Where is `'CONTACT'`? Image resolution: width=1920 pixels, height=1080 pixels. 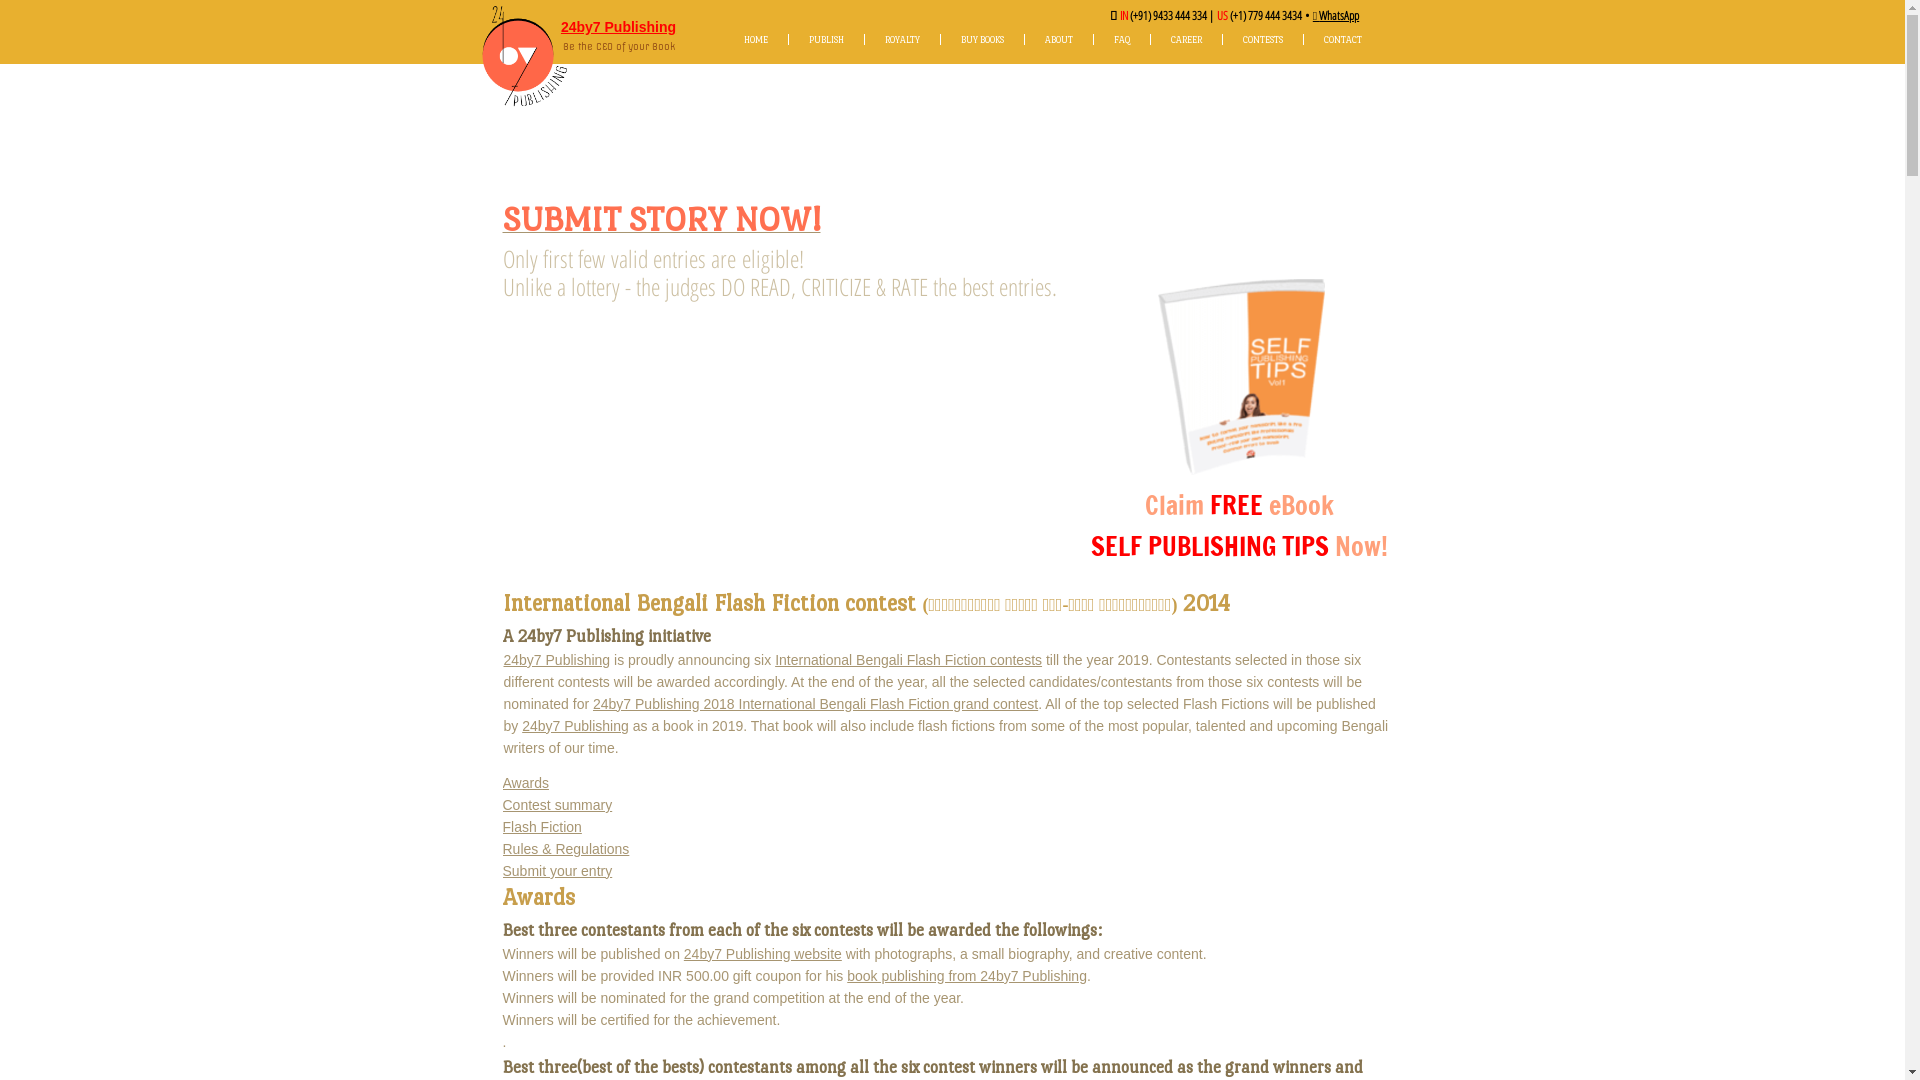
'CONTACT' is located at coordinates (1342, 39).